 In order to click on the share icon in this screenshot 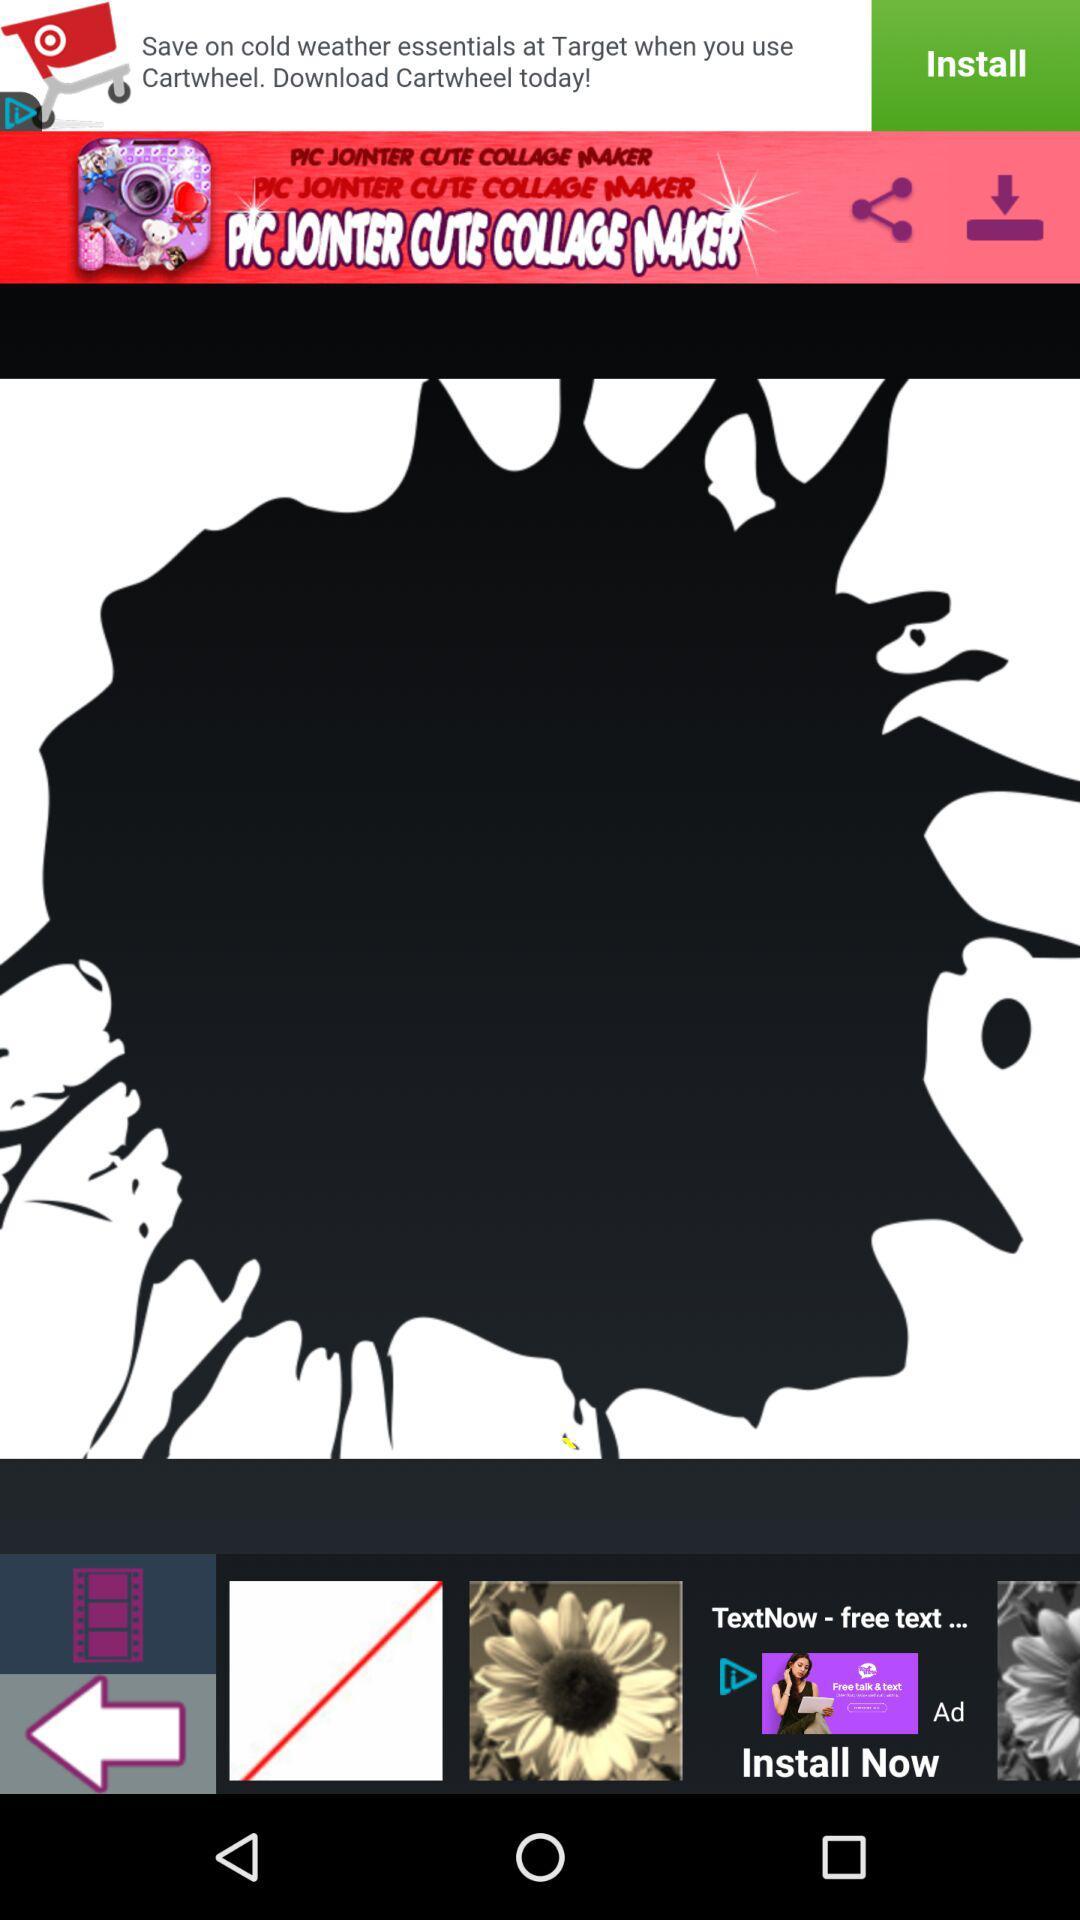, I will do `click(880, 221)`.